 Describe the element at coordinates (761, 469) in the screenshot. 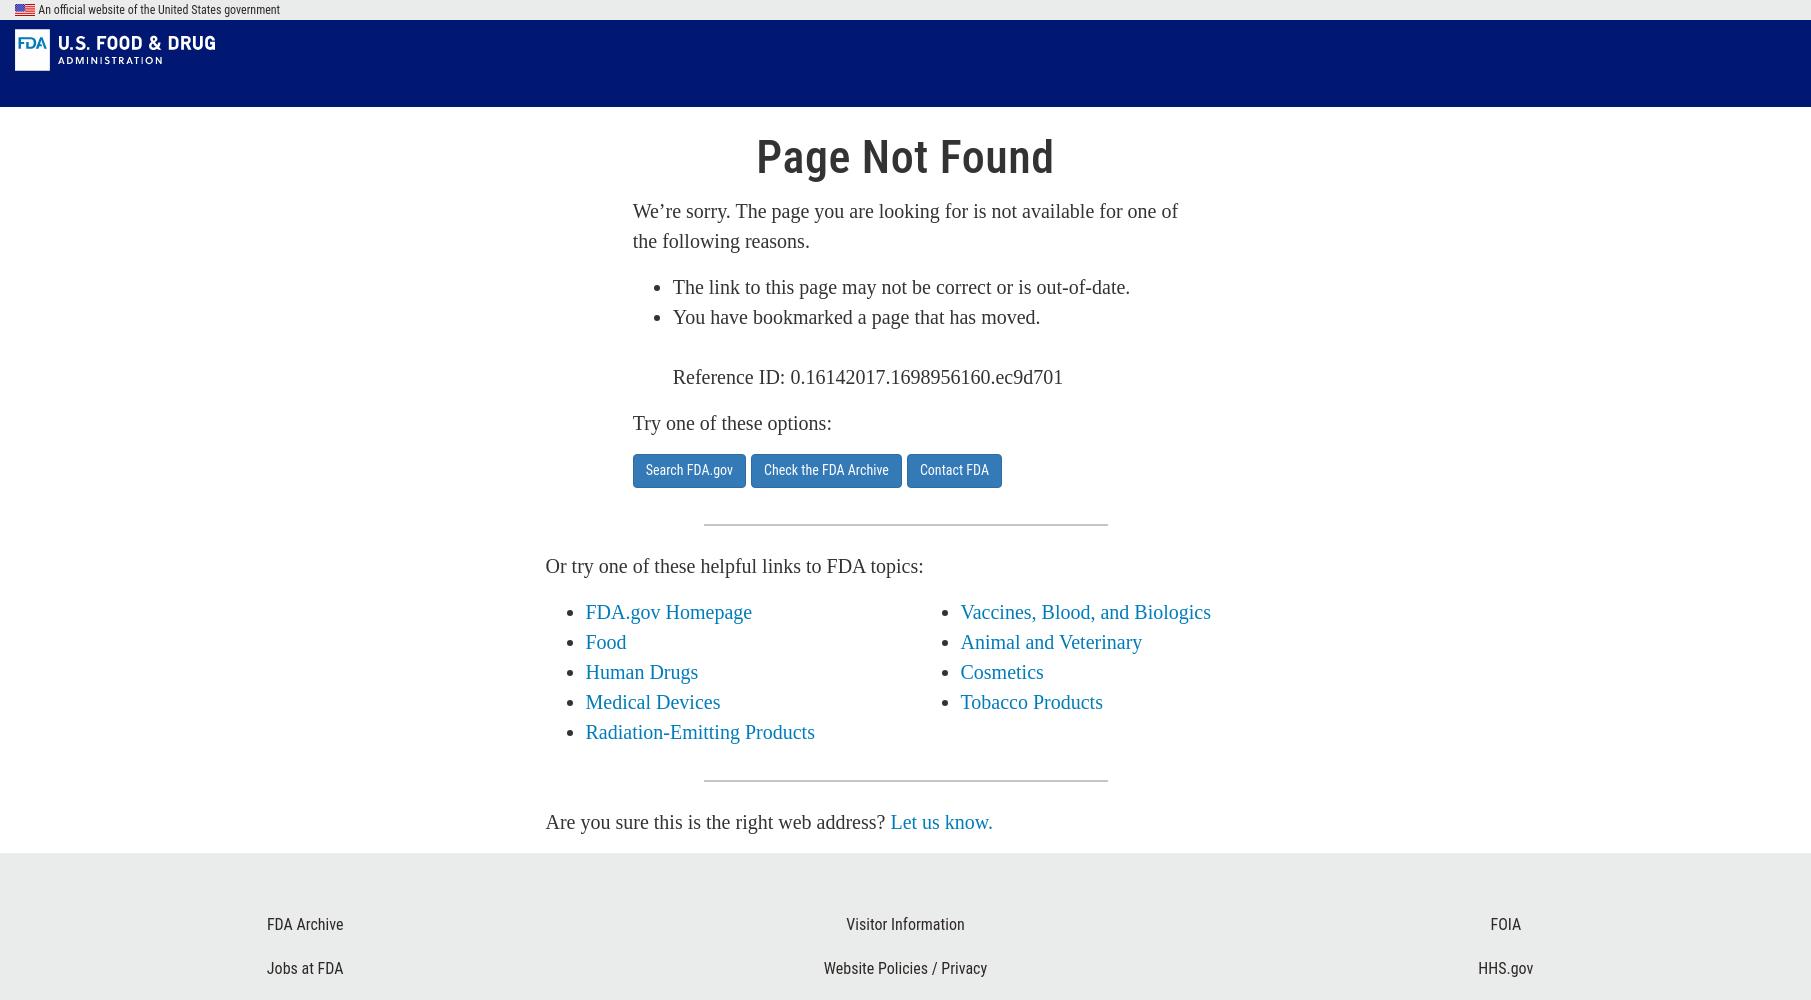

I see `'Check the FDA Archive'` at that location.